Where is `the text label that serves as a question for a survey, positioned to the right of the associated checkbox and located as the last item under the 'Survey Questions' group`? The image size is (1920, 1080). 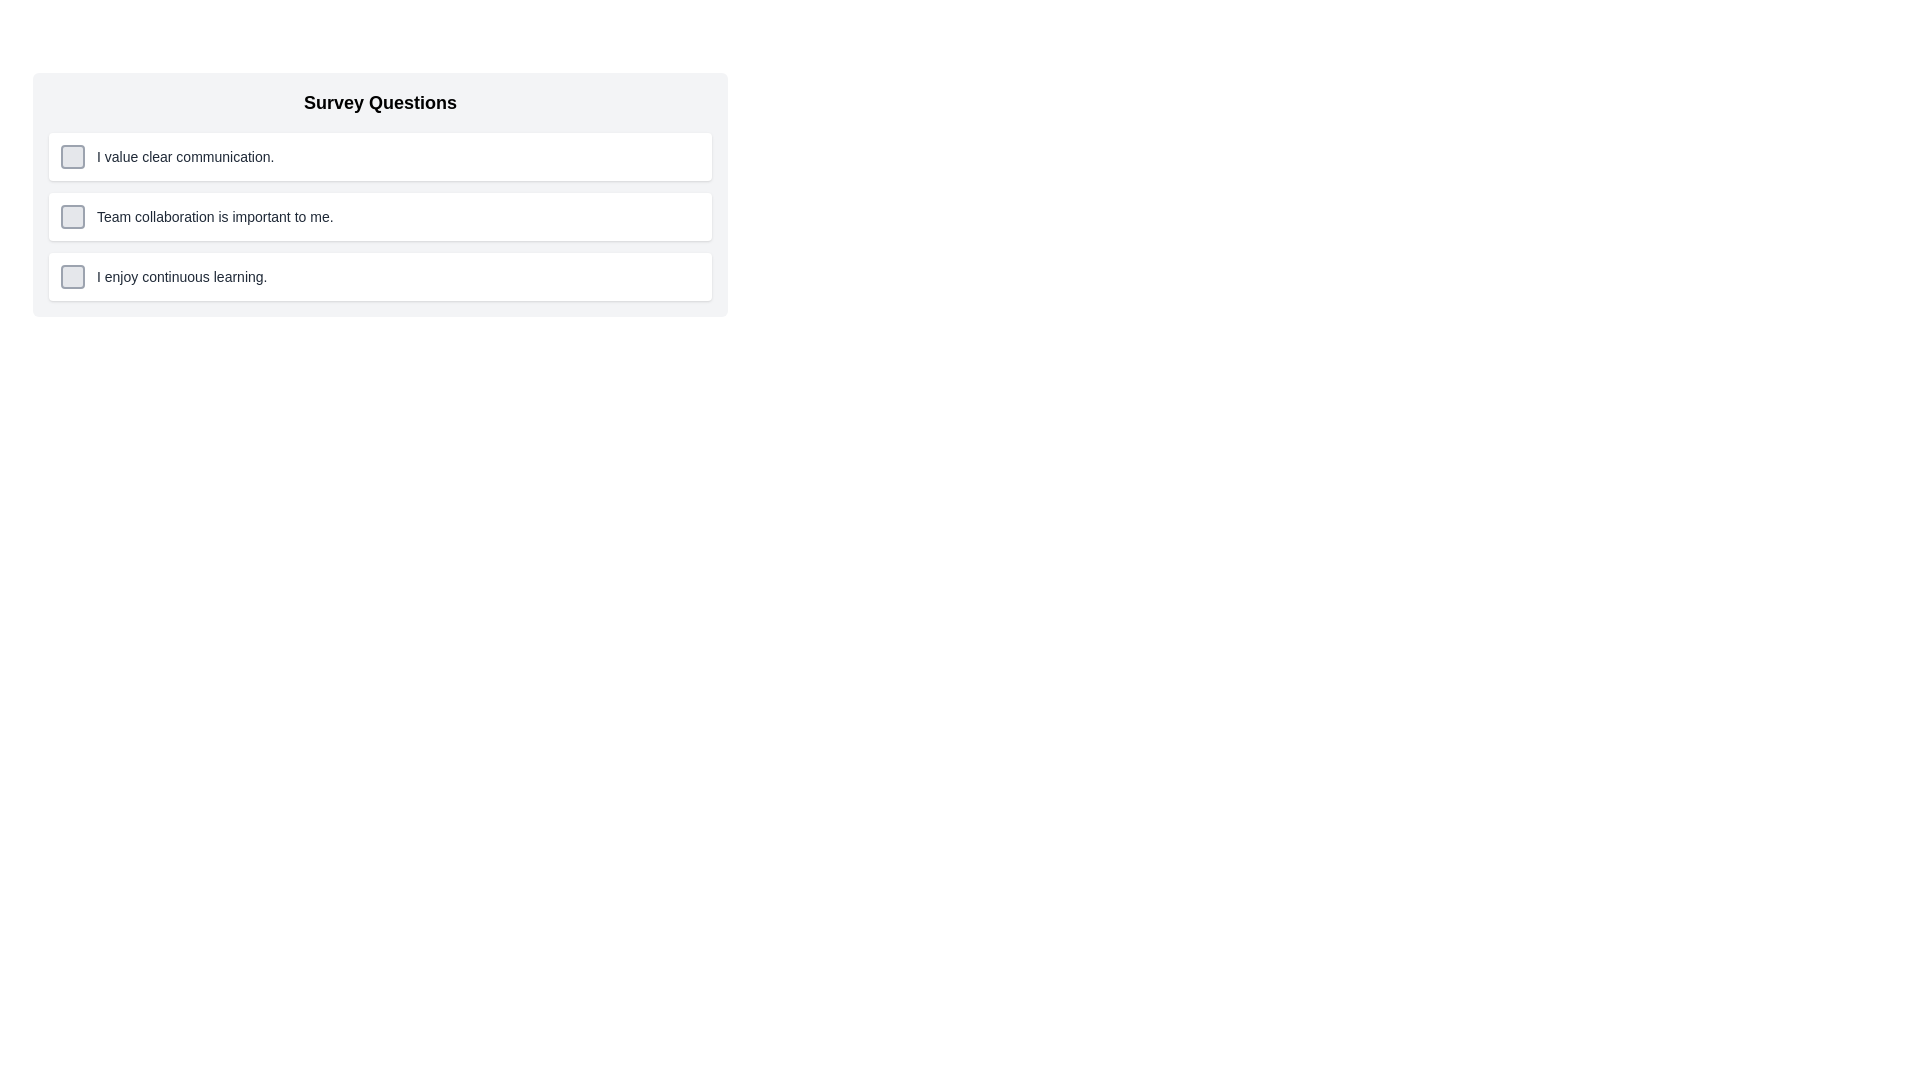 the text label that serves as a question for a survey, positioned to the right of the associated checkbox and located as the last item under the 'Survey Questions' group is located at coordinates (182, 277).